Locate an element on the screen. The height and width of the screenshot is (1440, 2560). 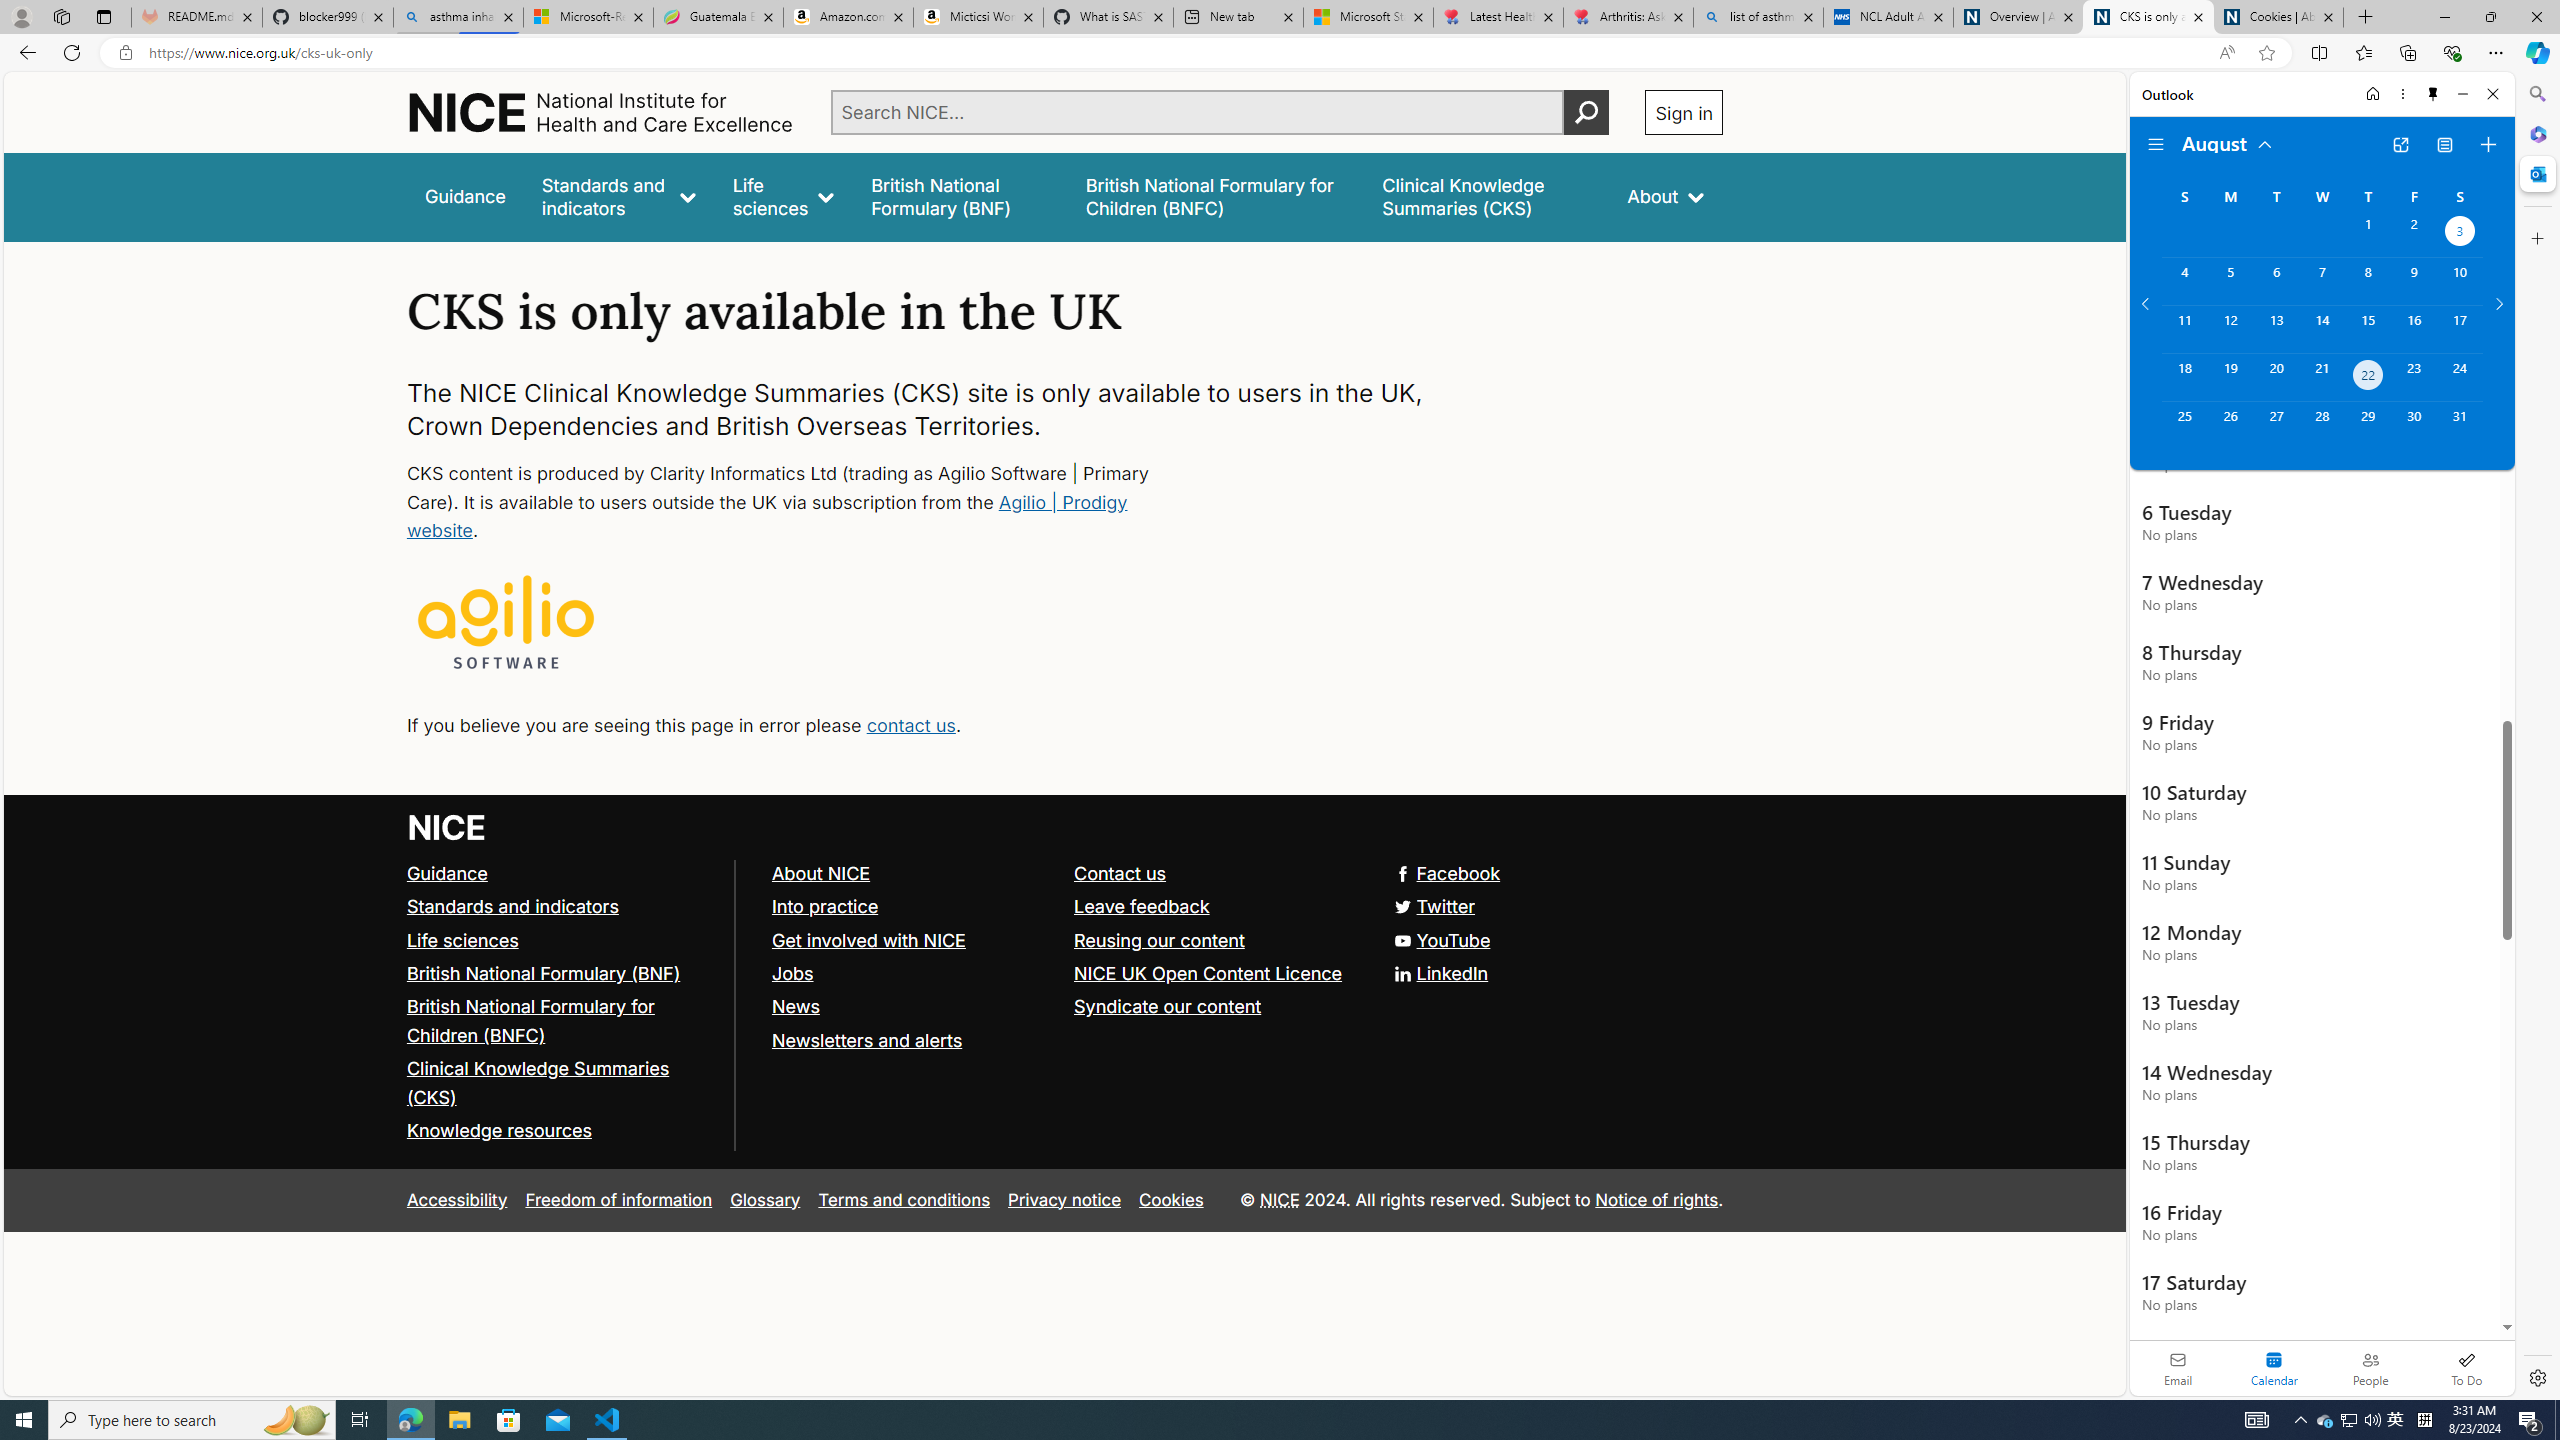
'Tuesday, August 6, 2024. ' is located at coordinates (2274, 280).